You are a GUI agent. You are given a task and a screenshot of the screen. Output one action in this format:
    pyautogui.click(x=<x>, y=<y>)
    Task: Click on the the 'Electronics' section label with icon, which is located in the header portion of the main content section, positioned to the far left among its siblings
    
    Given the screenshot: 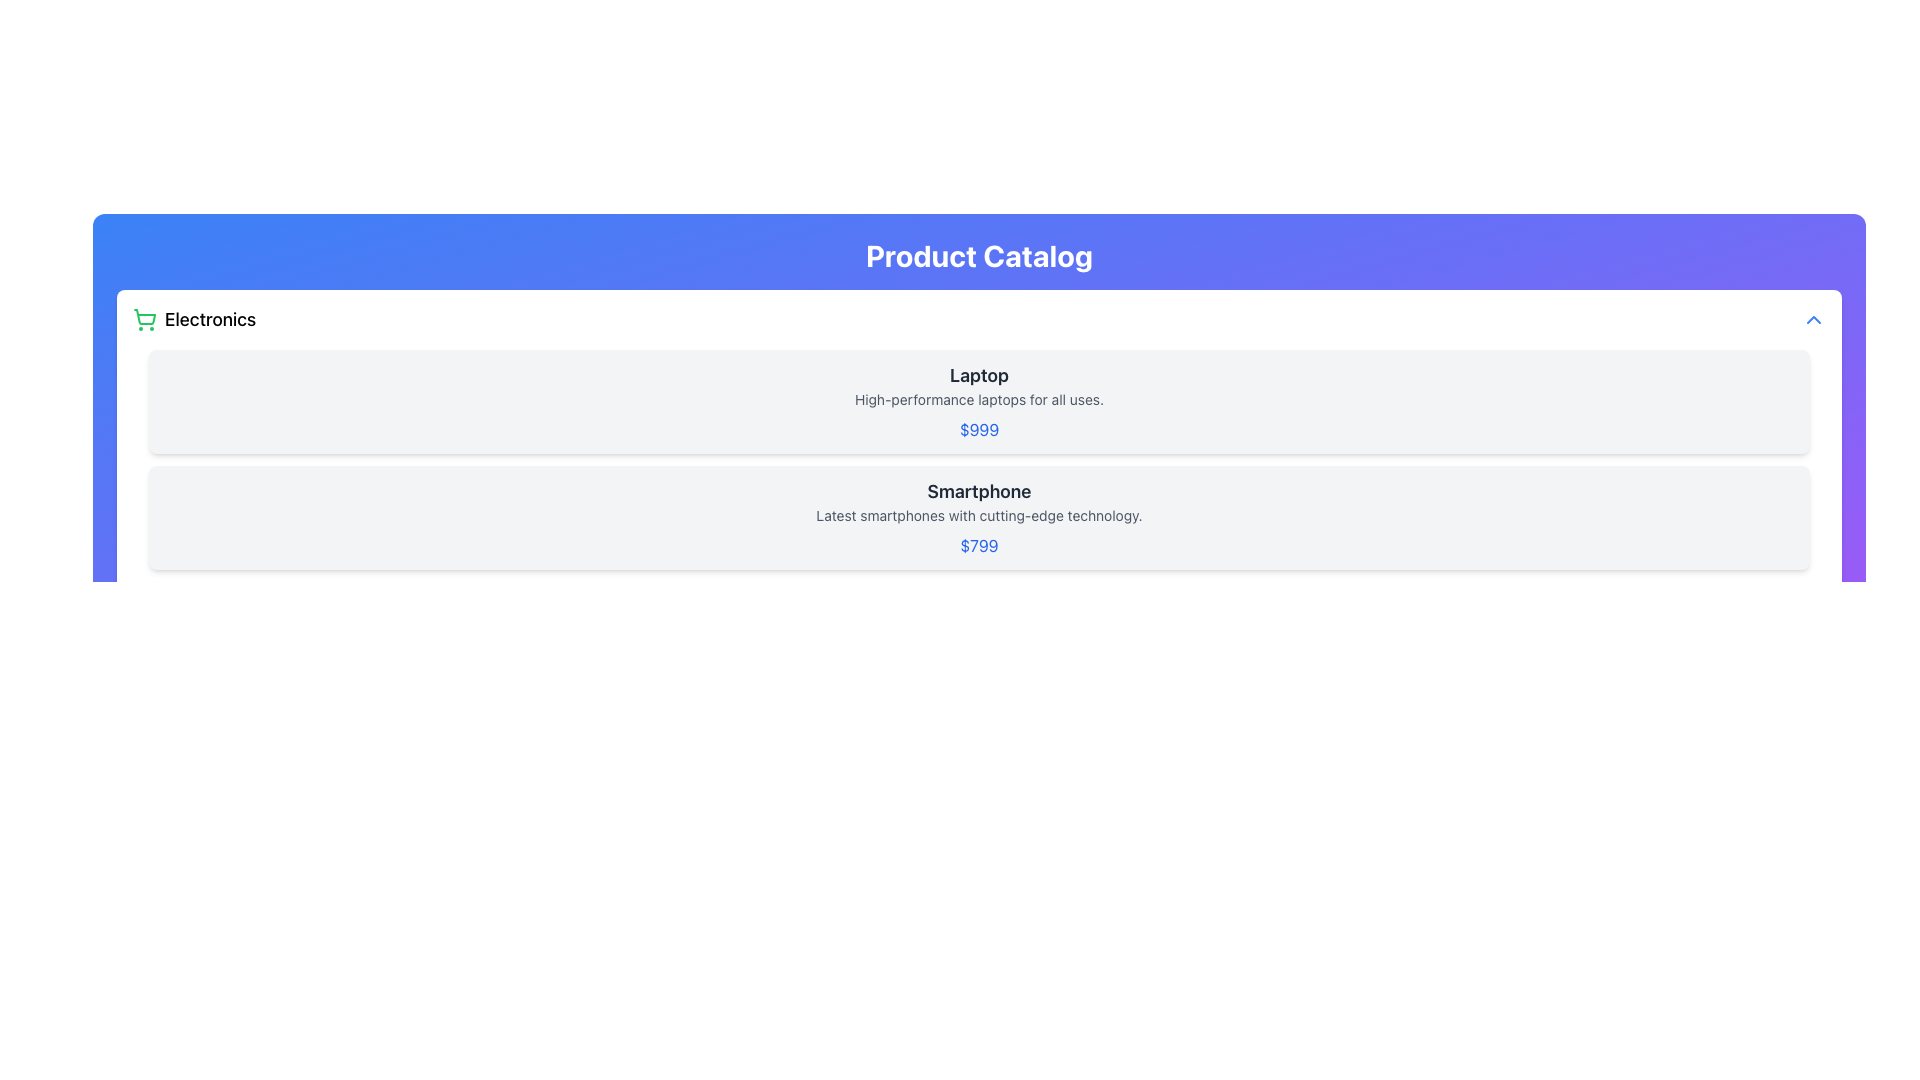 What is the action you would take?
    pyautogui.click(x=194, y=319)
    